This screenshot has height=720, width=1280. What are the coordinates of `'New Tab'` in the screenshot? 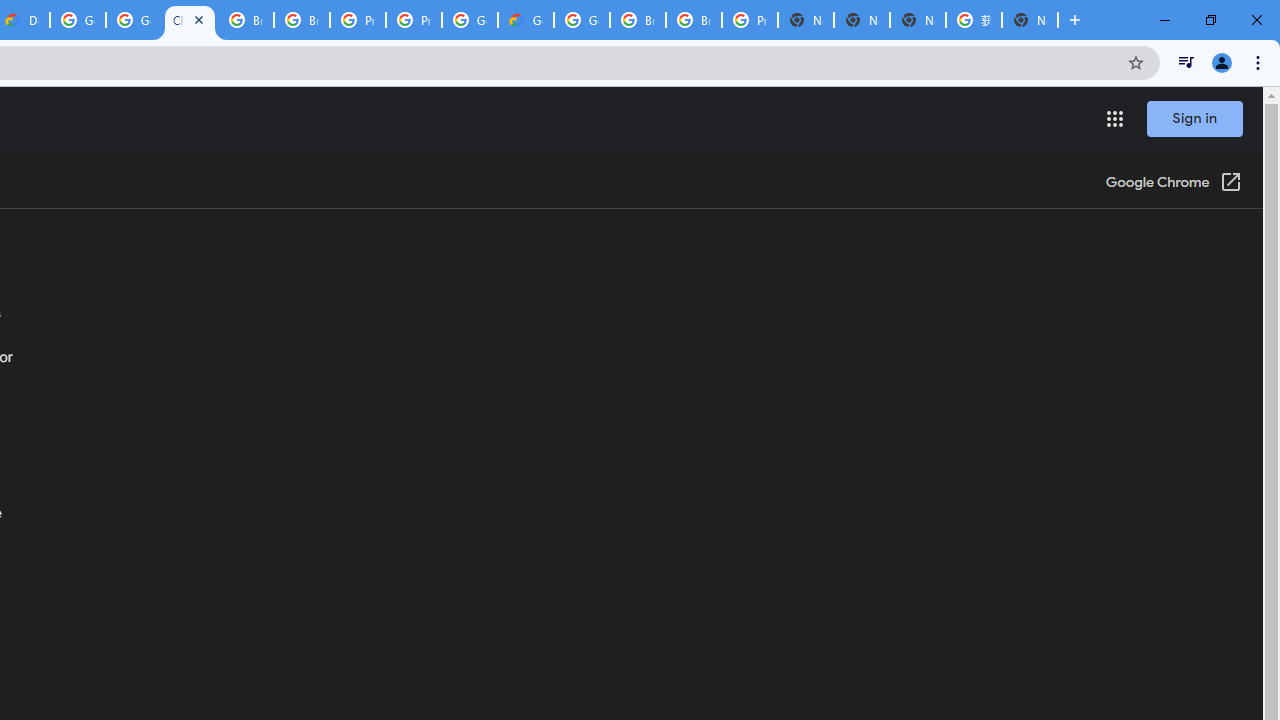 It's located at (1030, 20).